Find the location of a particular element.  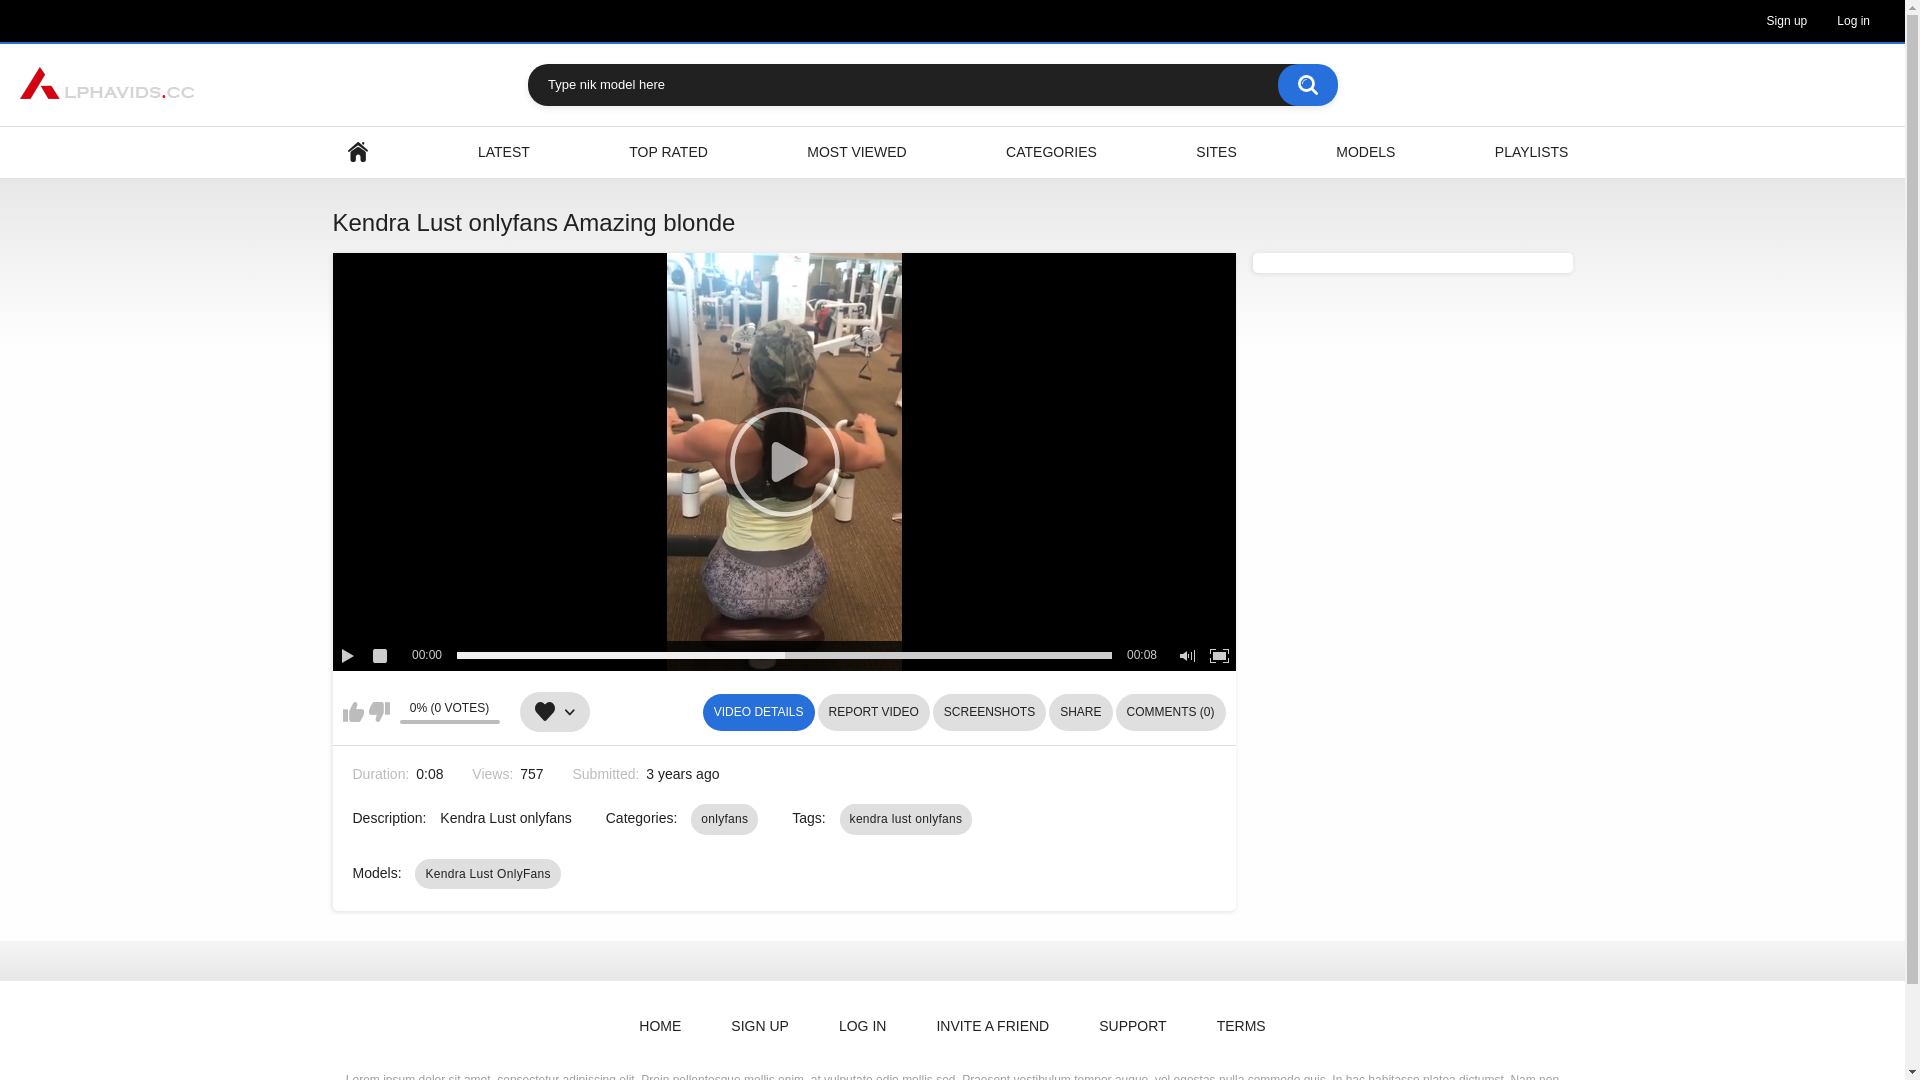

'MOST VIEWED' is located at coordinates (856, 151).